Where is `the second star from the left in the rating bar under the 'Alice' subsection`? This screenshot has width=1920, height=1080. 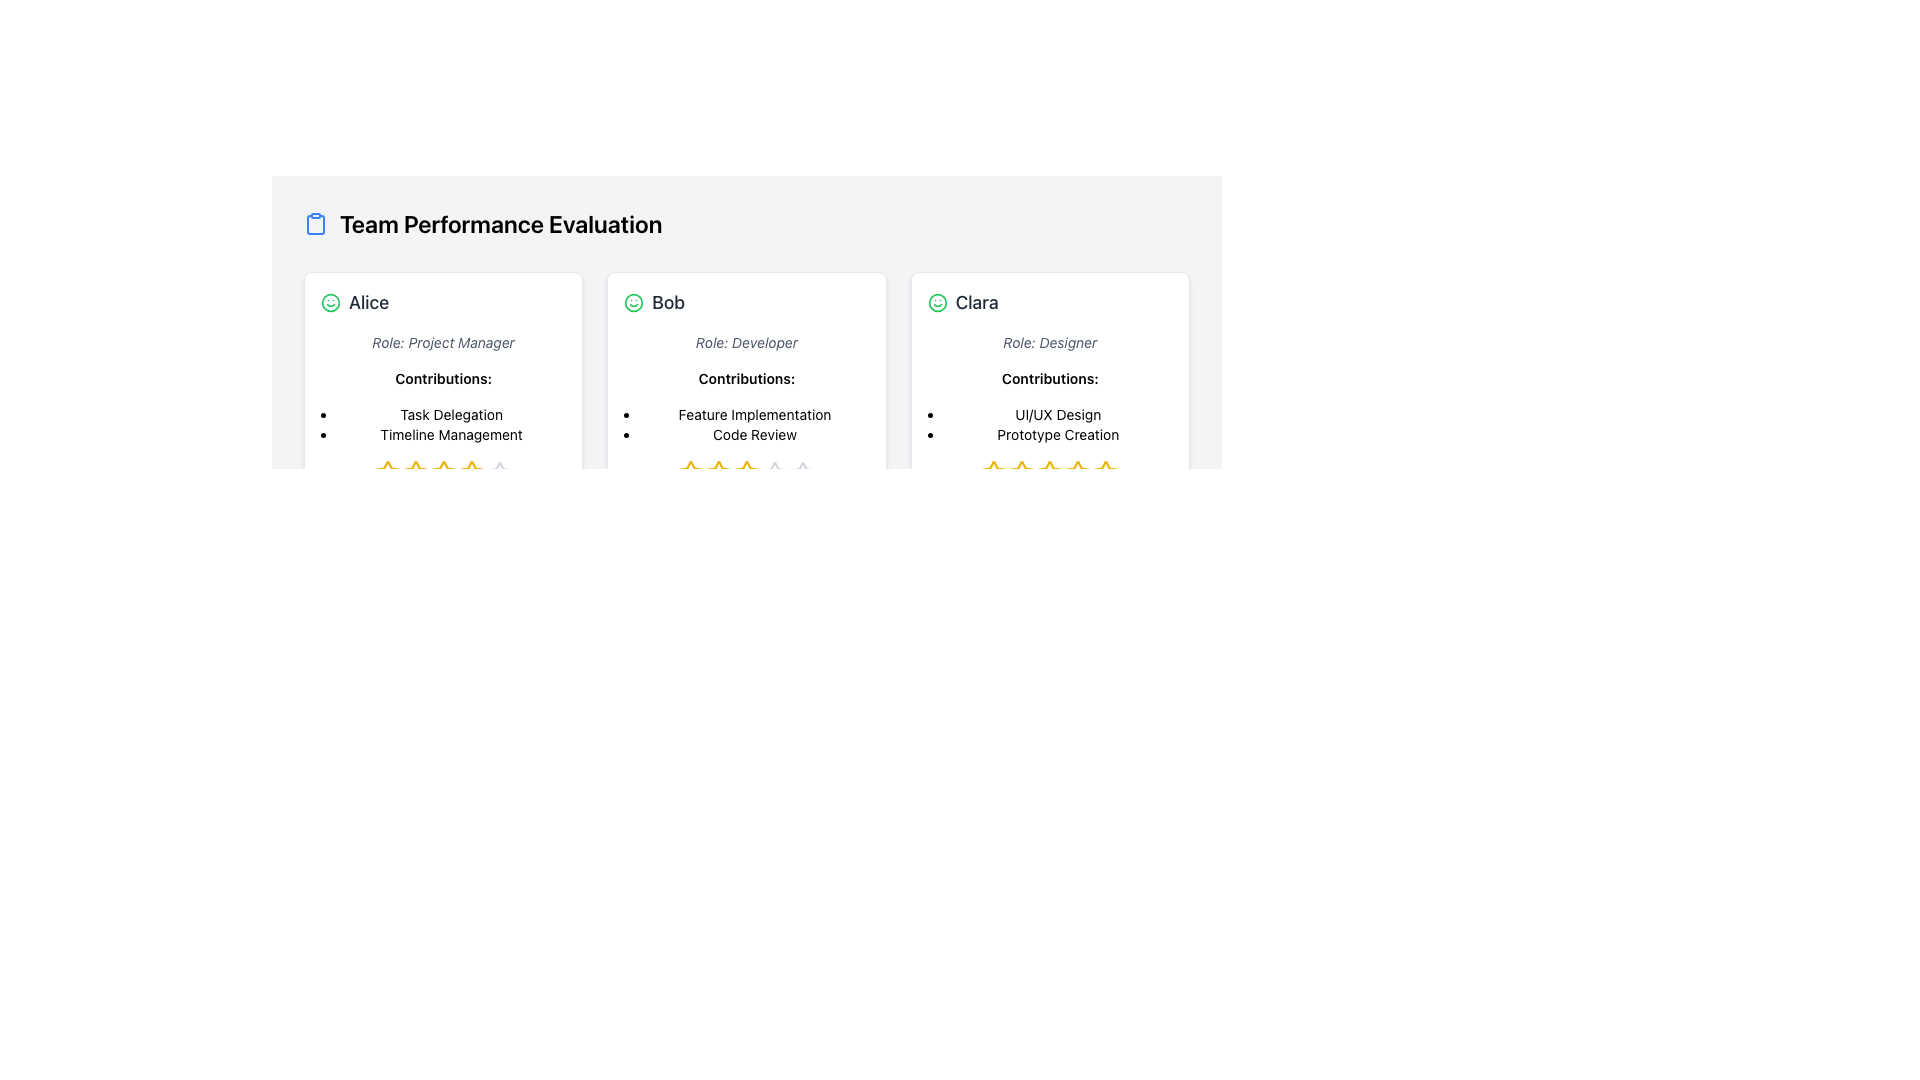
the second star from the left in the rating bar under the 'Alice' subsection is located at coordinates (442, 472).